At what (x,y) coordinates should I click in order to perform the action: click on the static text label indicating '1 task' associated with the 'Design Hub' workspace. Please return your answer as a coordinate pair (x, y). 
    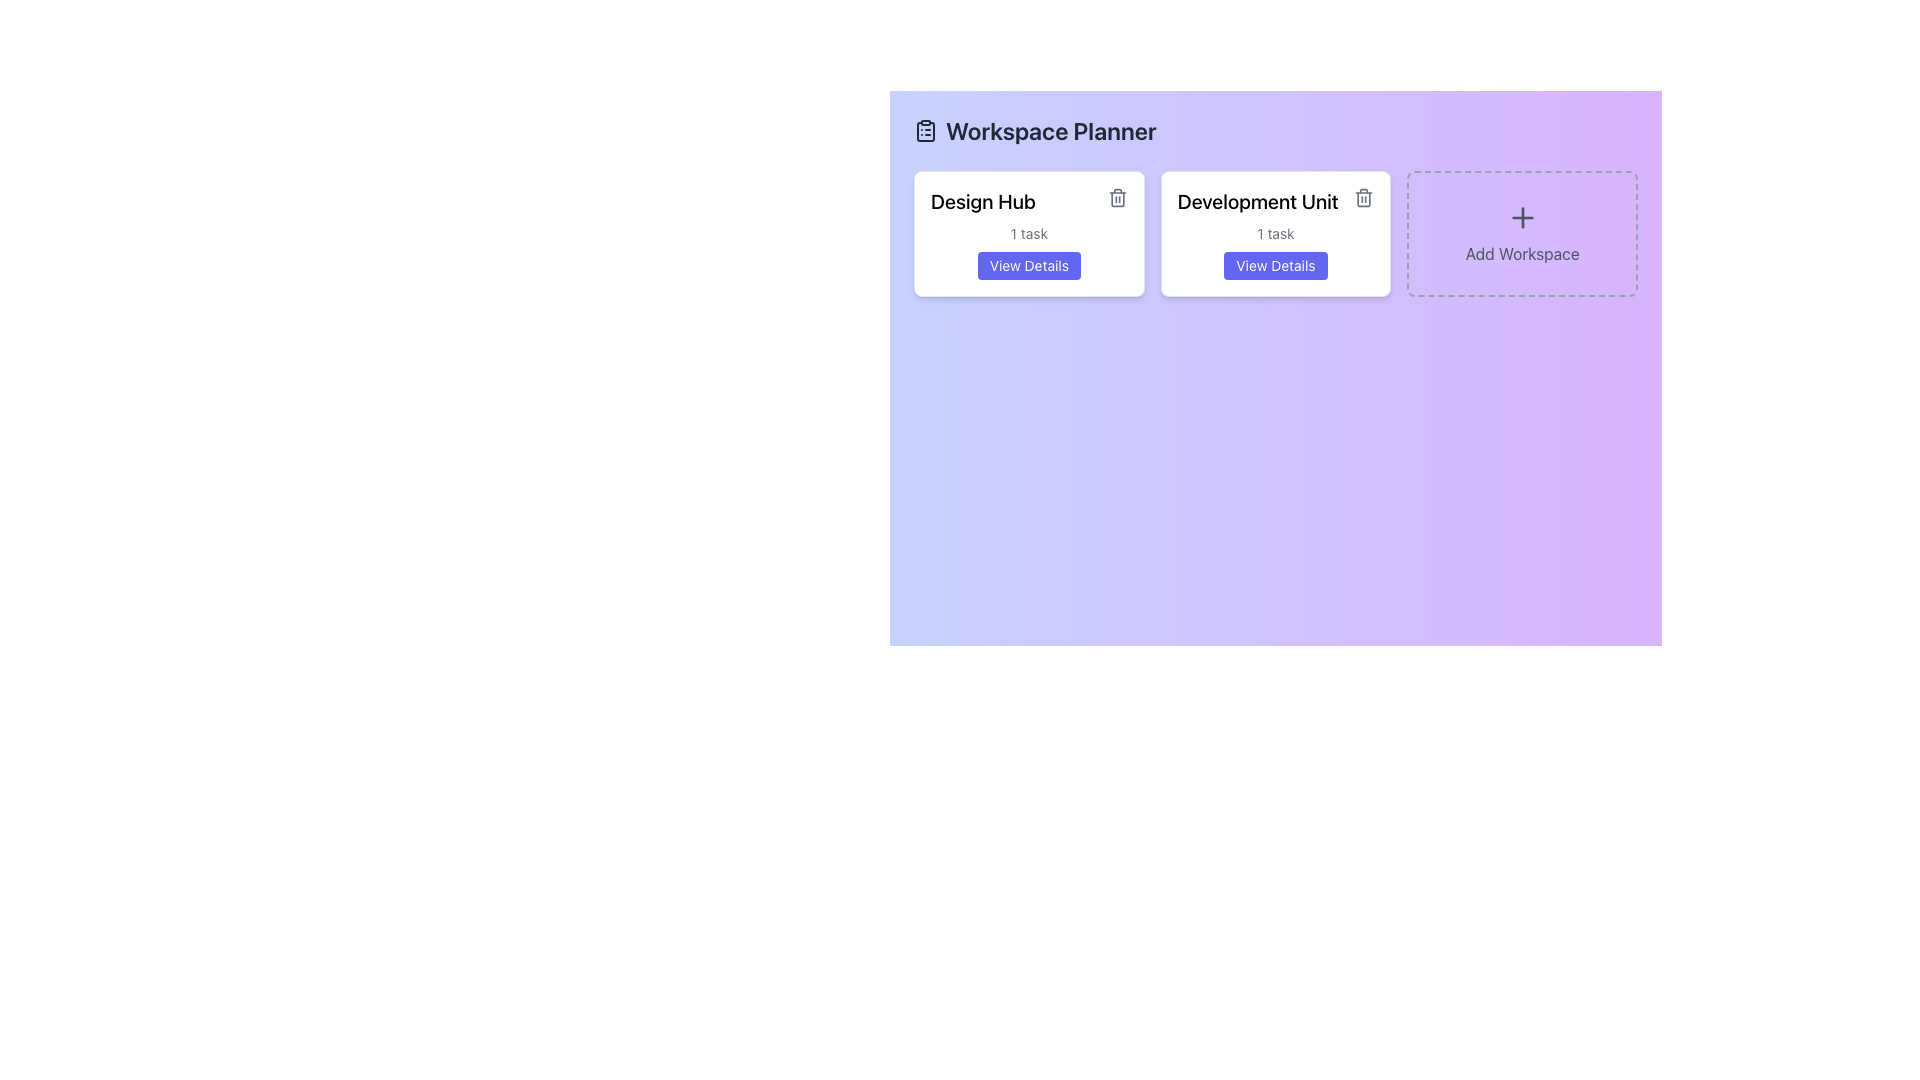
    Looking at the image, I should click on (1029, 233).